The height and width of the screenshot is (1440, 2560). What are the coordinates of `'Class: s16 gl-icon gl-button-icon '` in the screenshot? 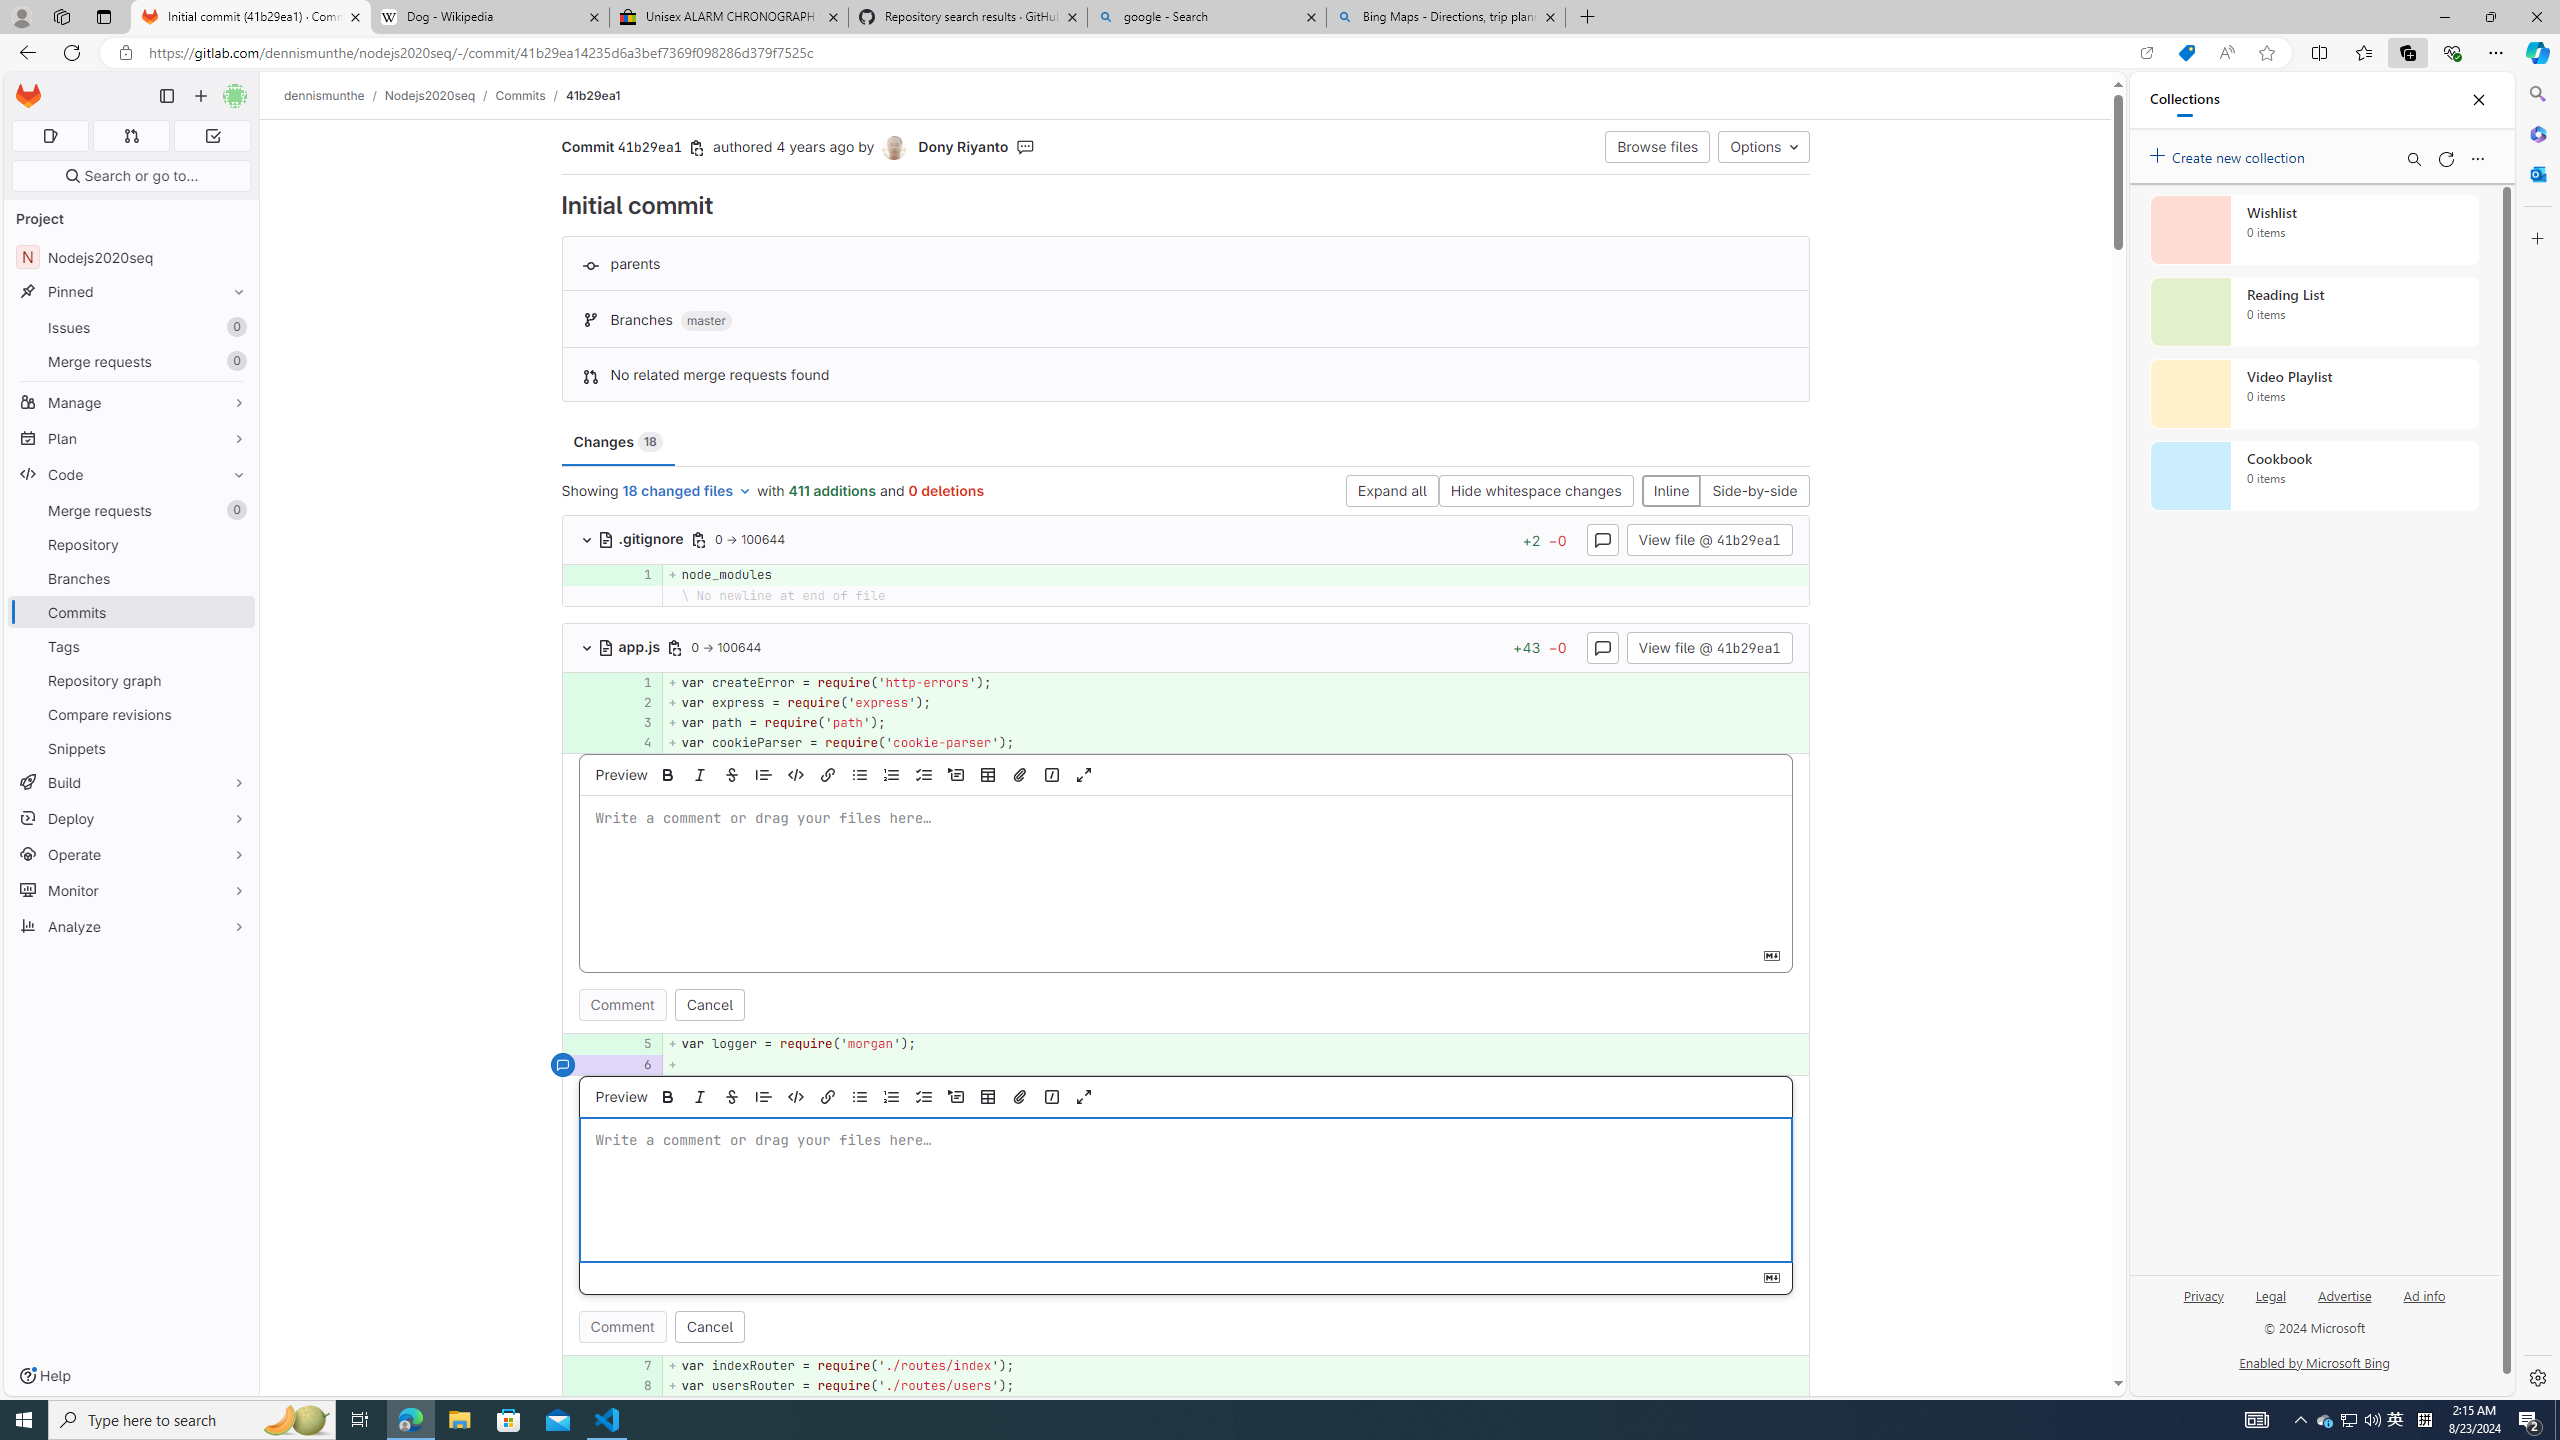 It's located at (1770, 1276).